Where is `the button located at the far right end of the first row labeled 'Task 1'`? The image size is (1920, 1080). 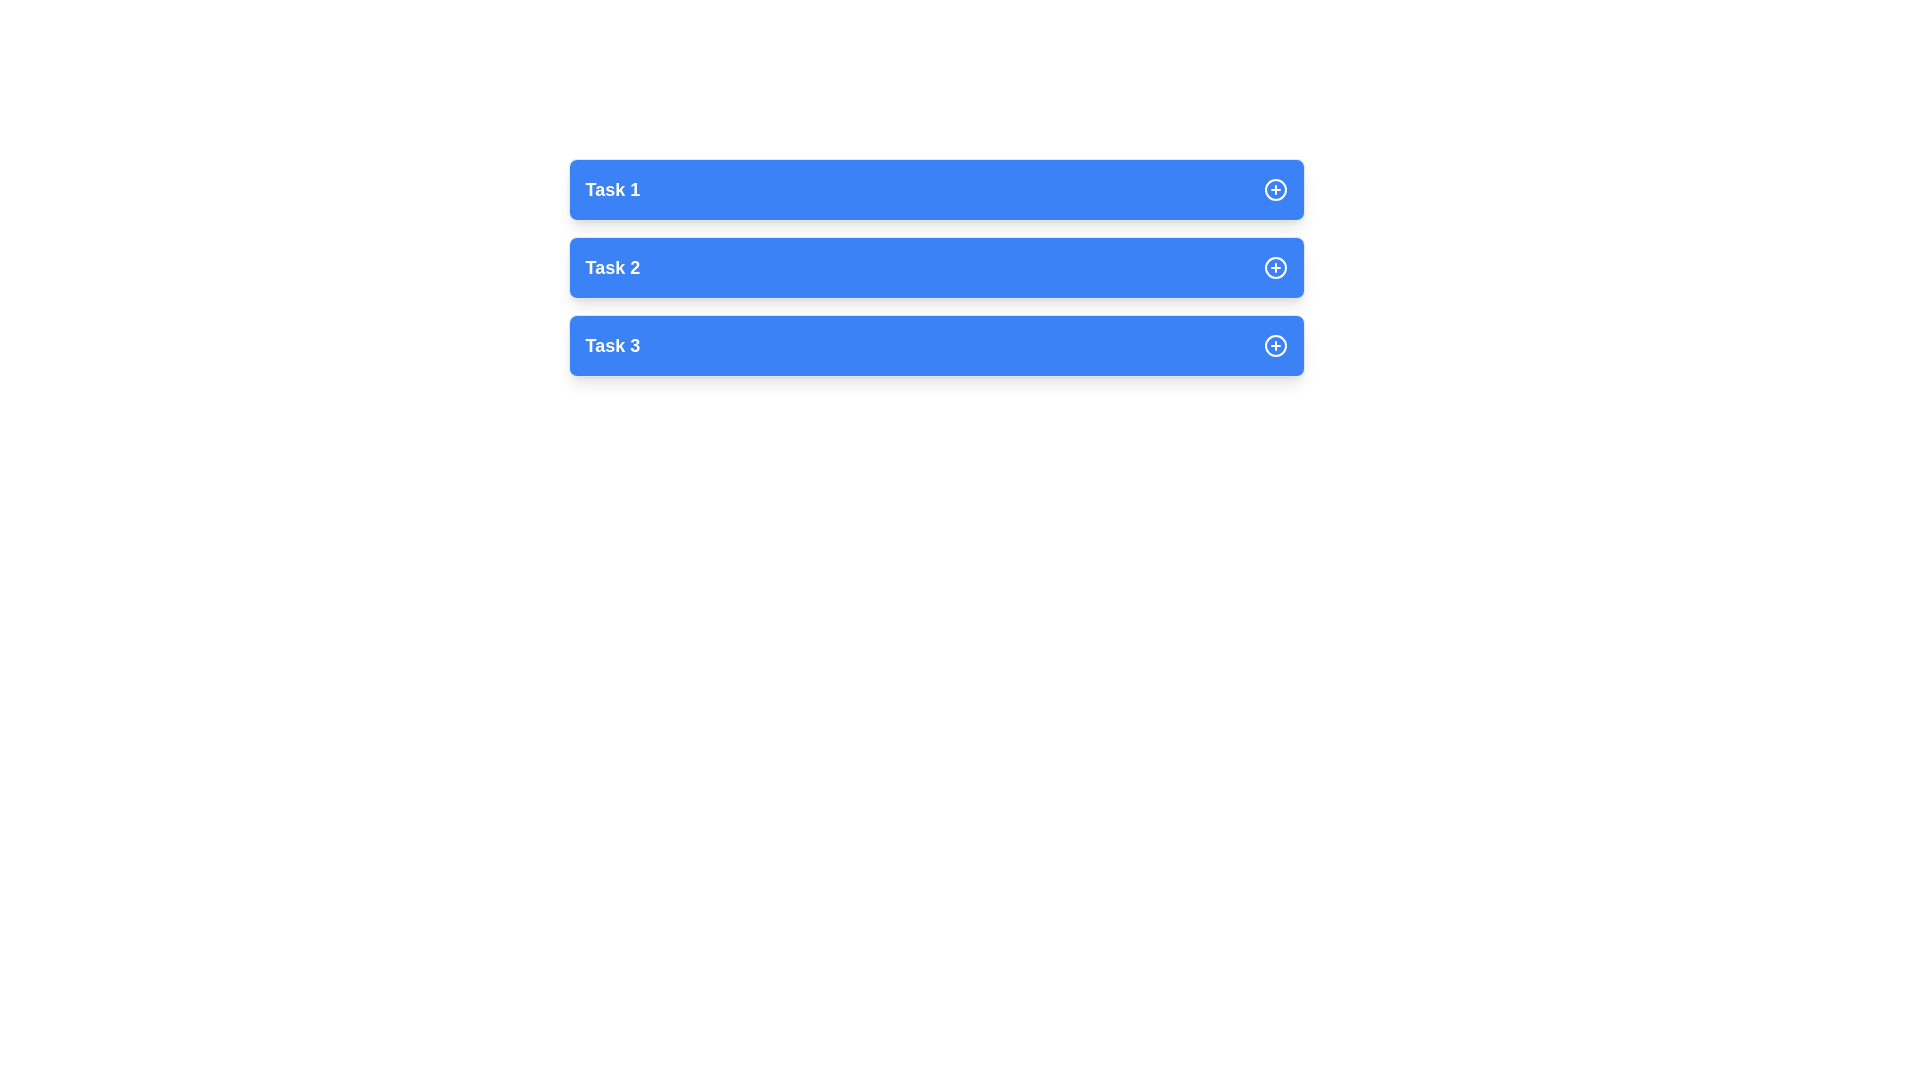 the button located at the far right end of the first row labeled 'Task 1' is located at coordinates (1274, 189).